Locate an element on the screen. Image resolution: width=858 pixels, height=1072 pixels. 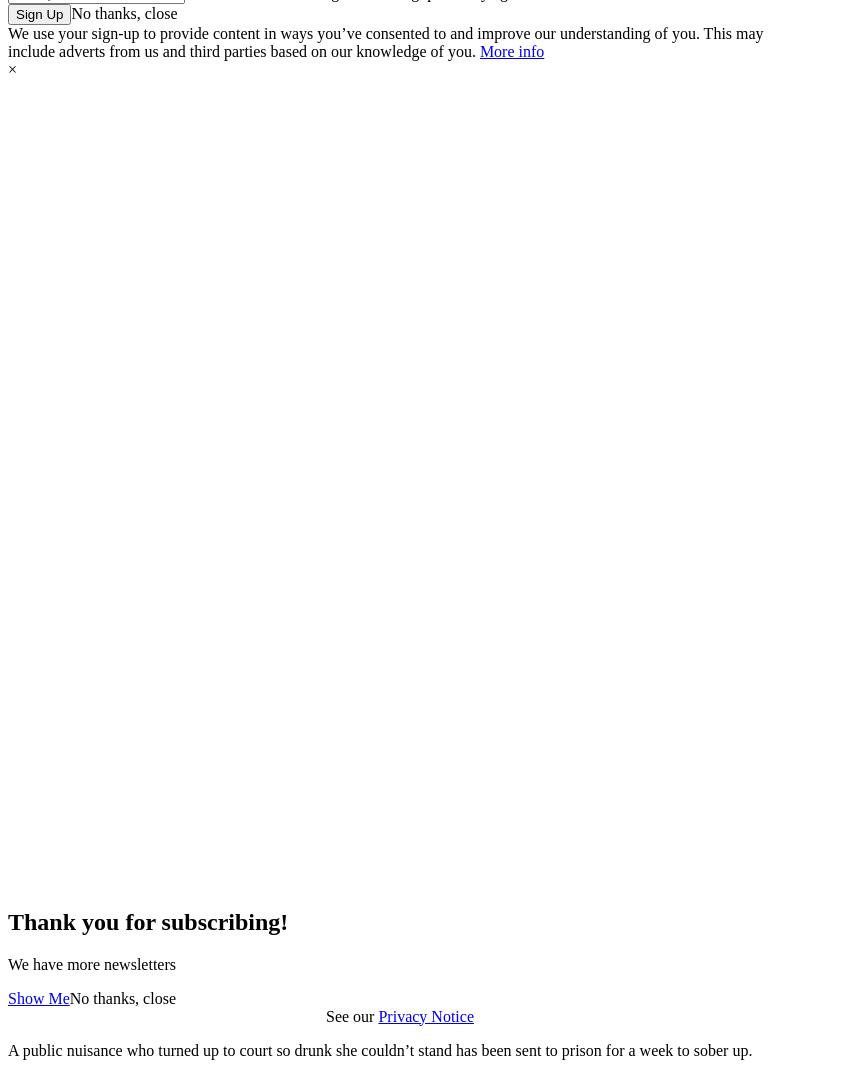
'Privacy Notice' is located at coordinates (424, 1015).